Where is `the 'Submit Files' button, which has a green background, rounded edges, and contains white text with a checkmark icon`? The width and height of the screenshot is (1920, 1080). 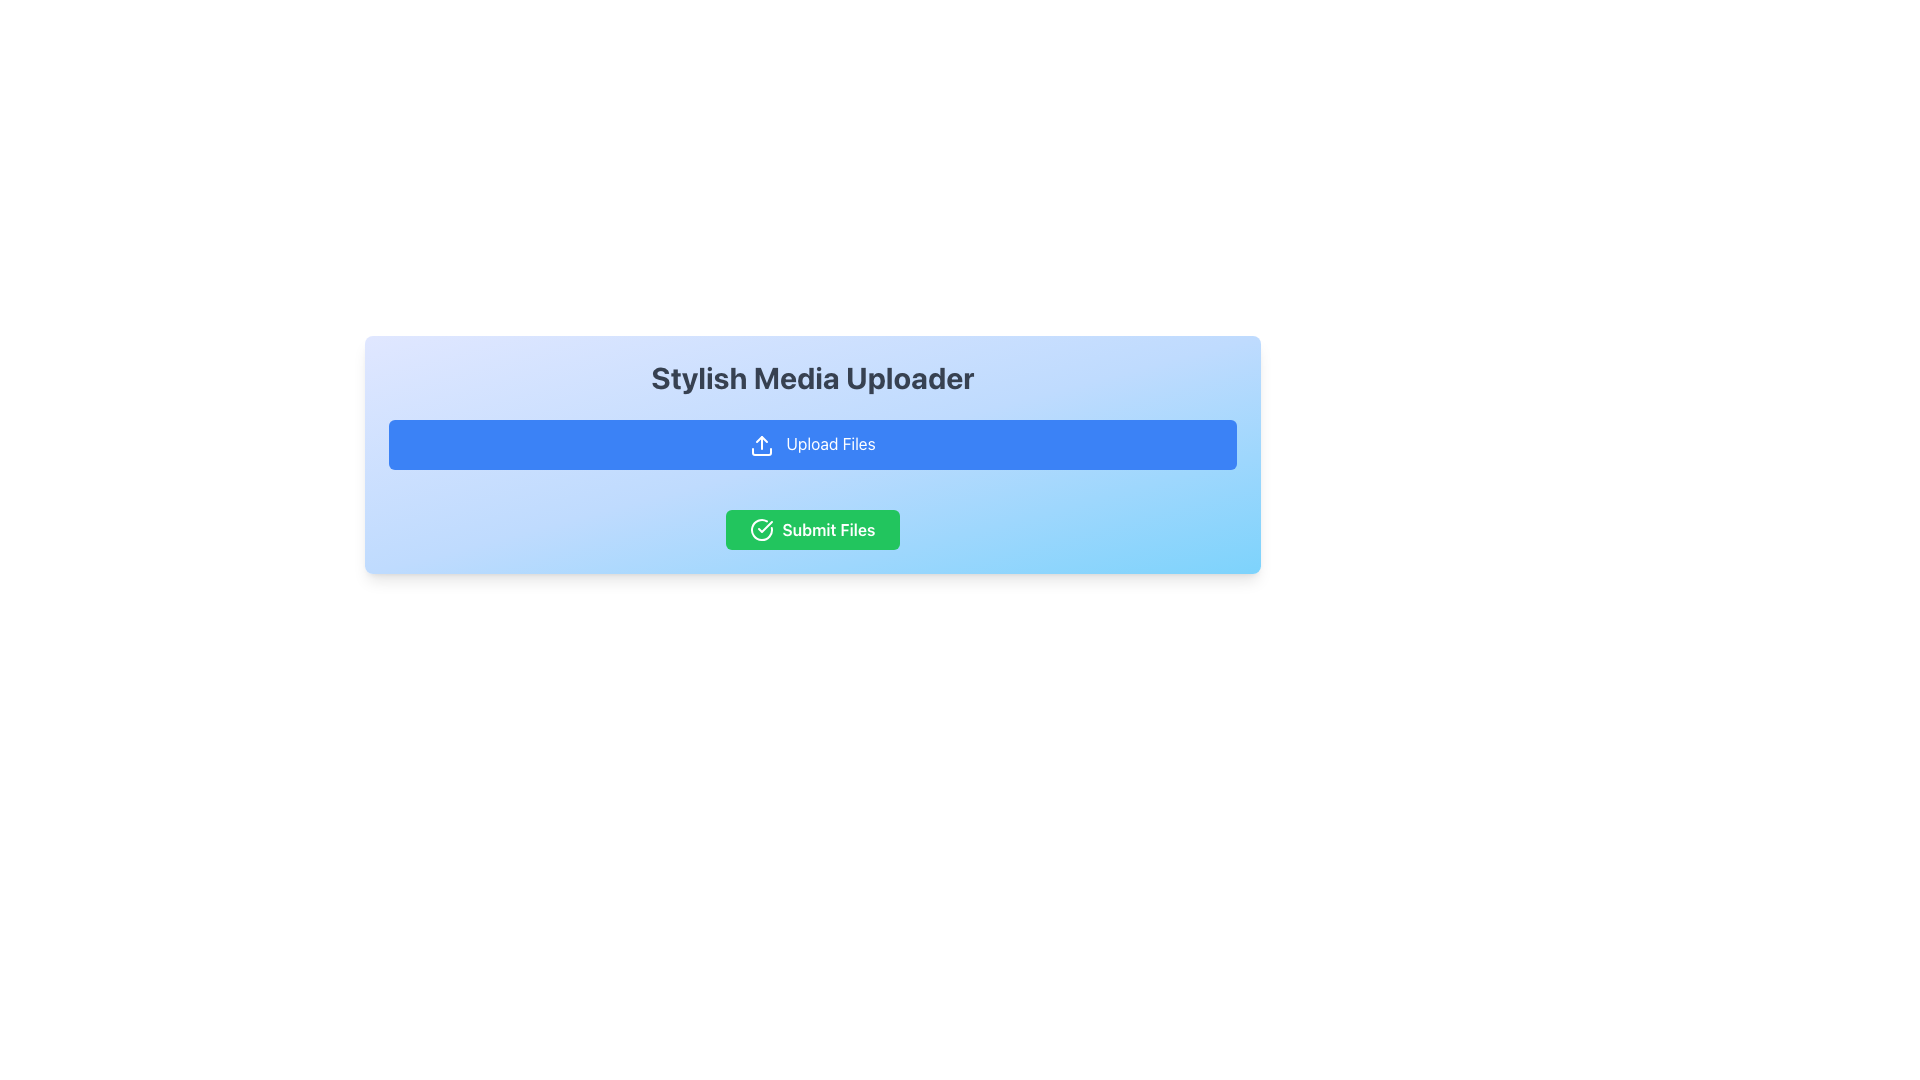
the 'Submit Files' button, which has a green background, rounded edges, and contains white text with a checkmark icon is located at coordinates (812, 527).